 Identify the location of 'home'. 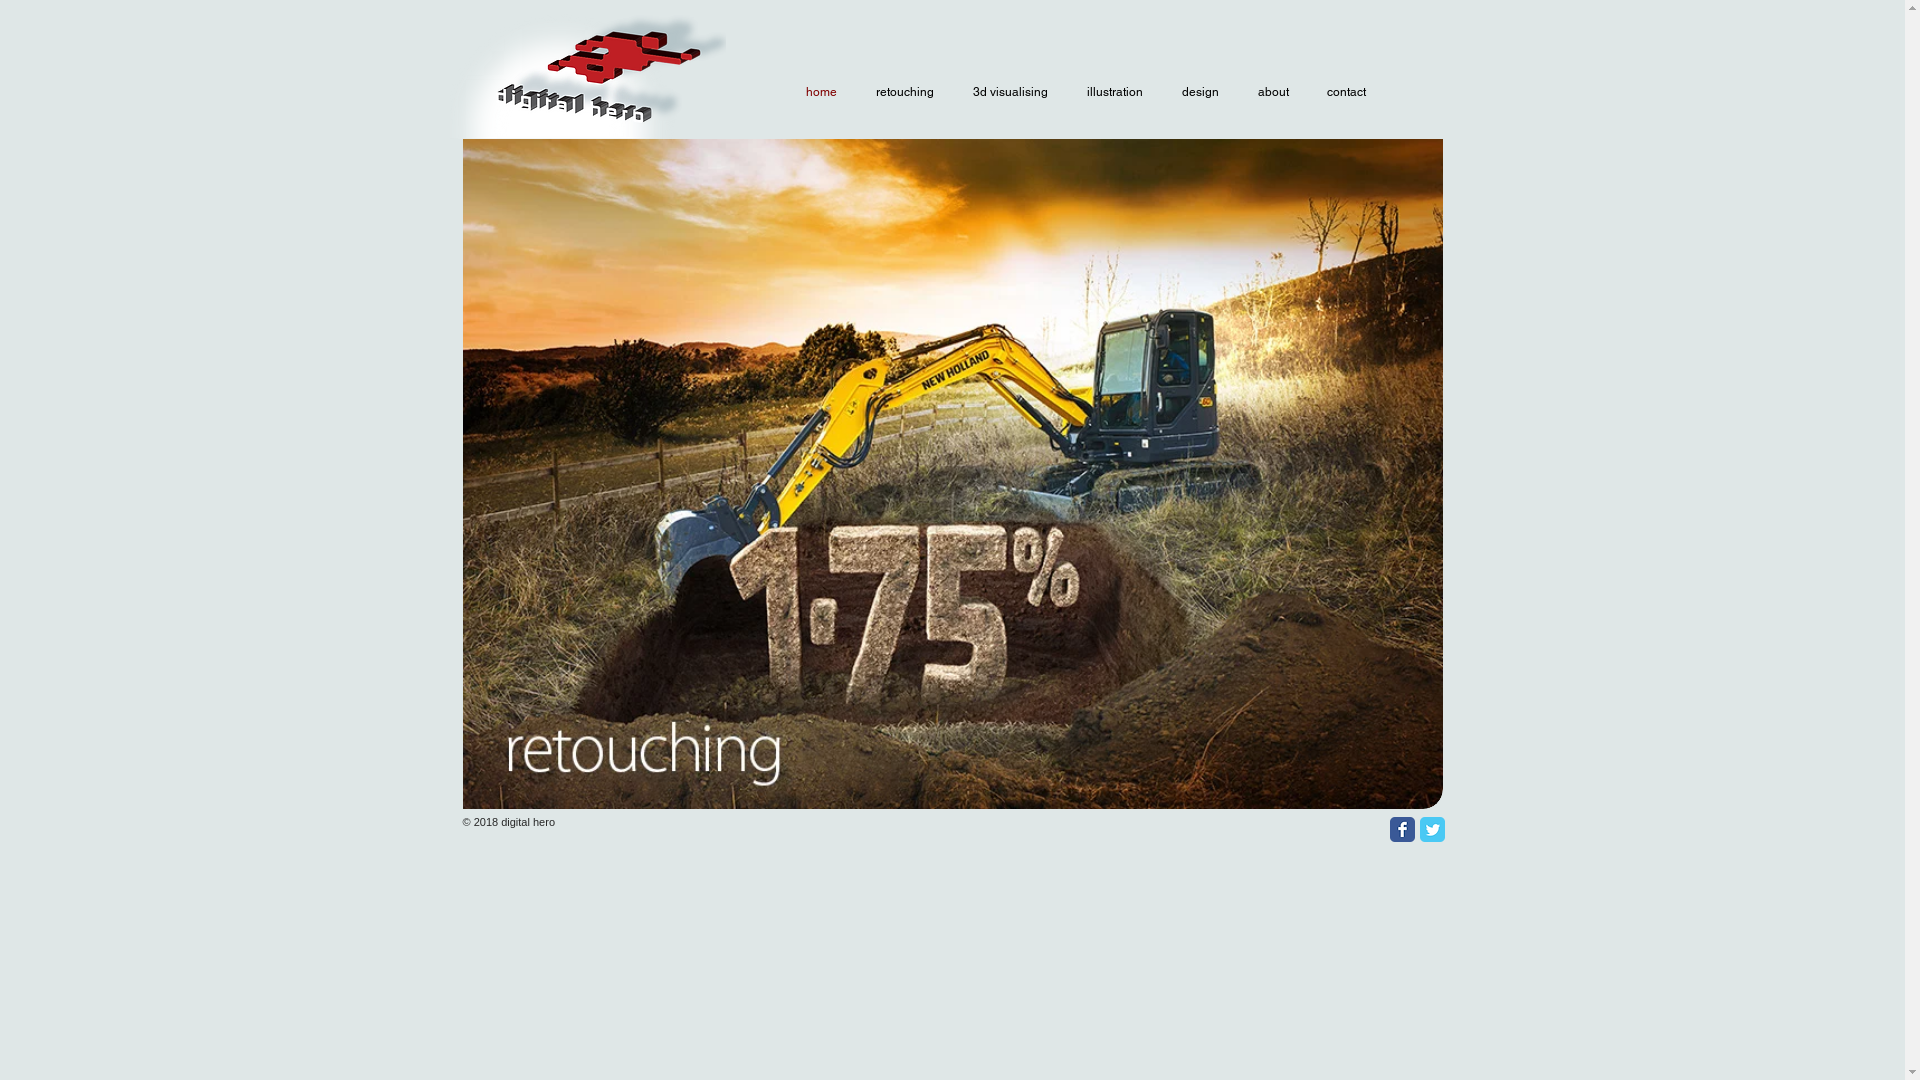
(819, 92).